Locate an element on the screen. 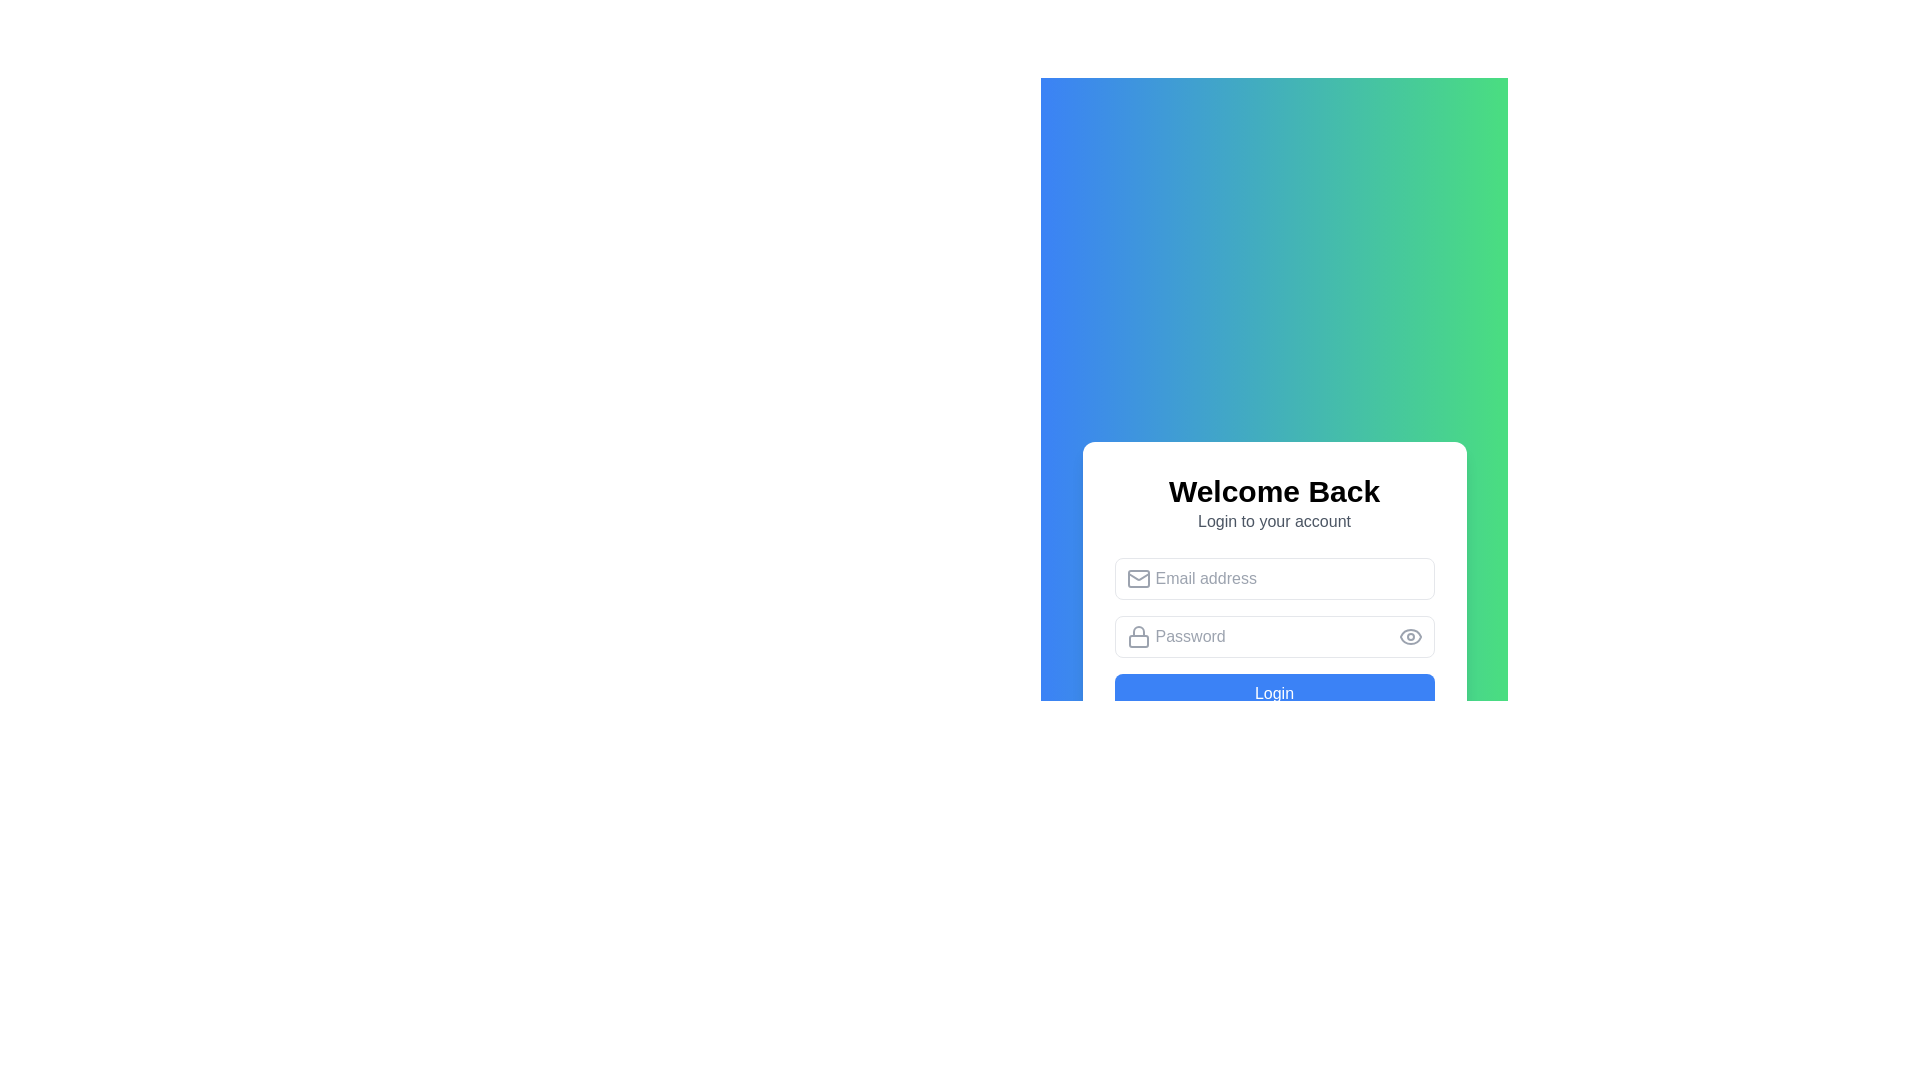  the envelope-shaped icon located on the left side of the 'Email address' input field within the login form is located at coordinates (1138, 578).